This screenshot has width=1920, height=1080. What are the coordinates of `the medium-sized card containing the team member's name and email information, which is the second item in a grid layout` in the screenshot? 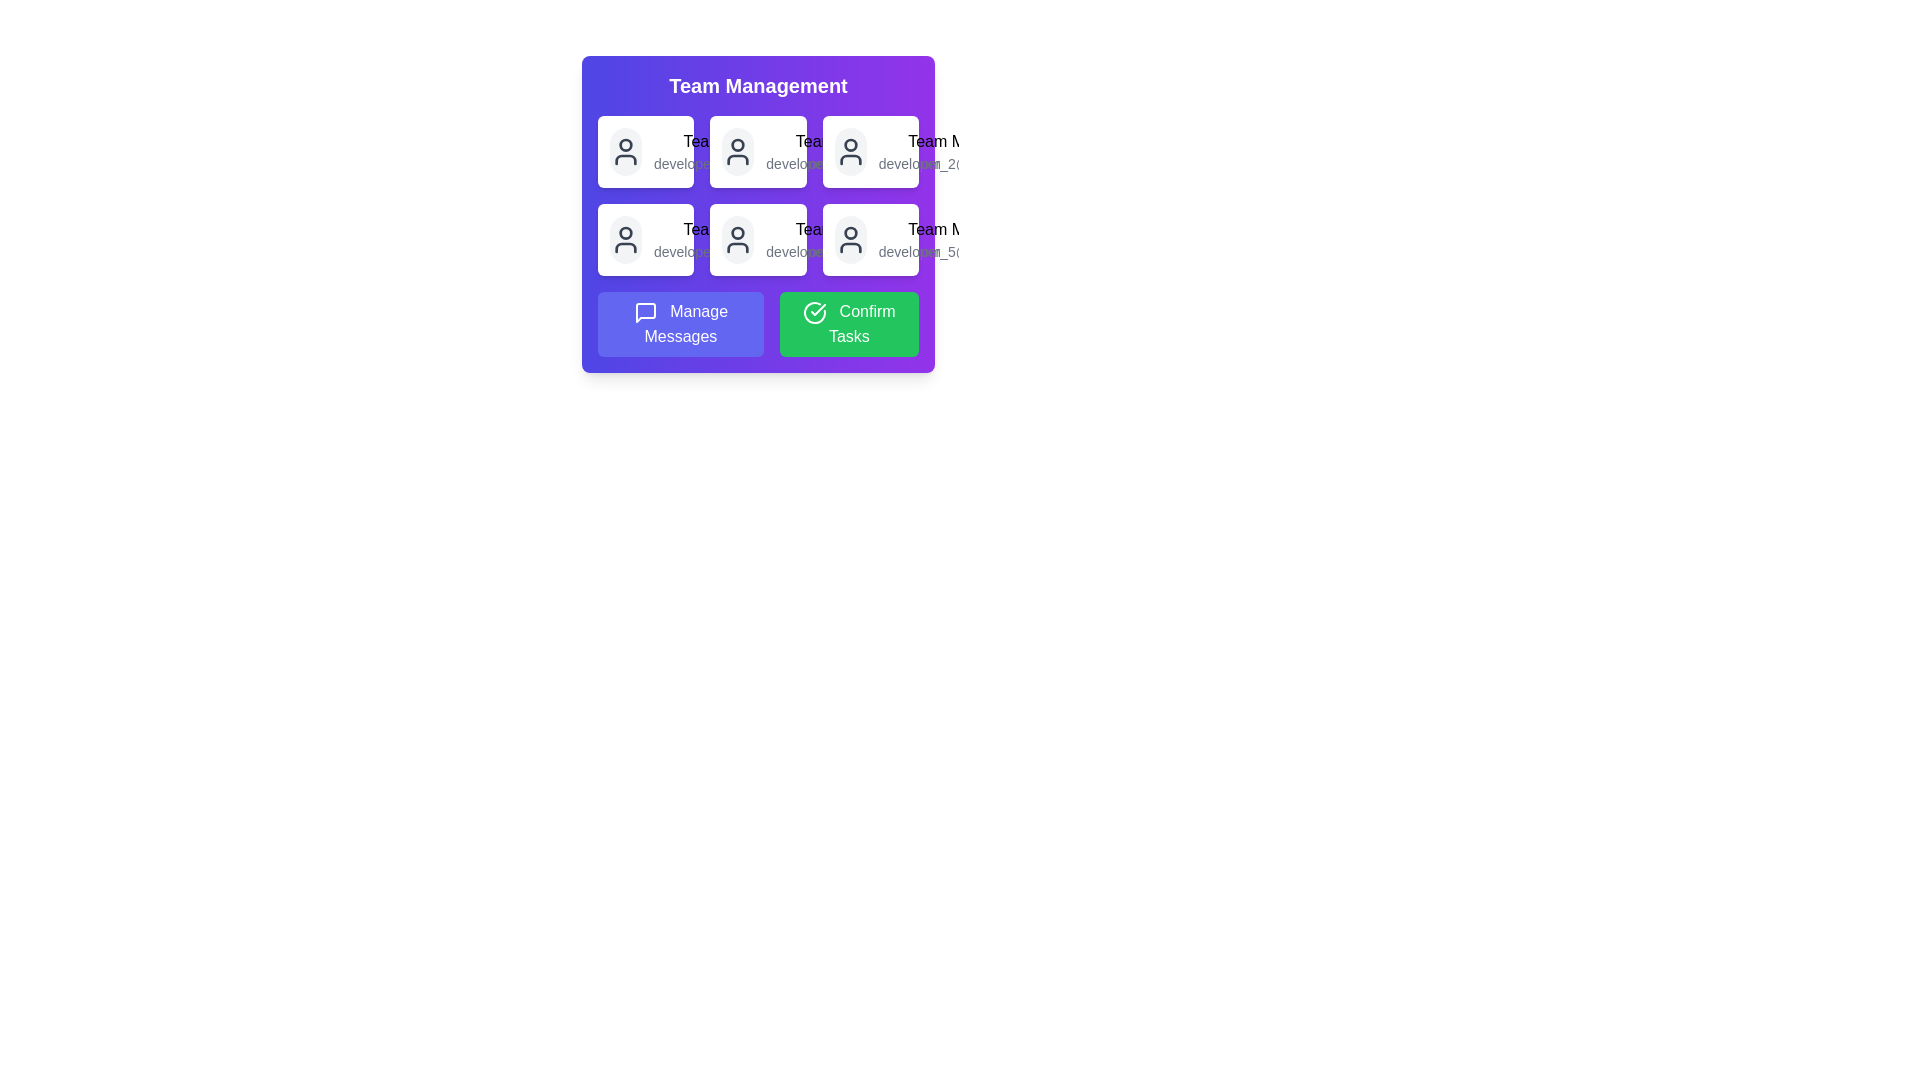 It's located at (757, 150).